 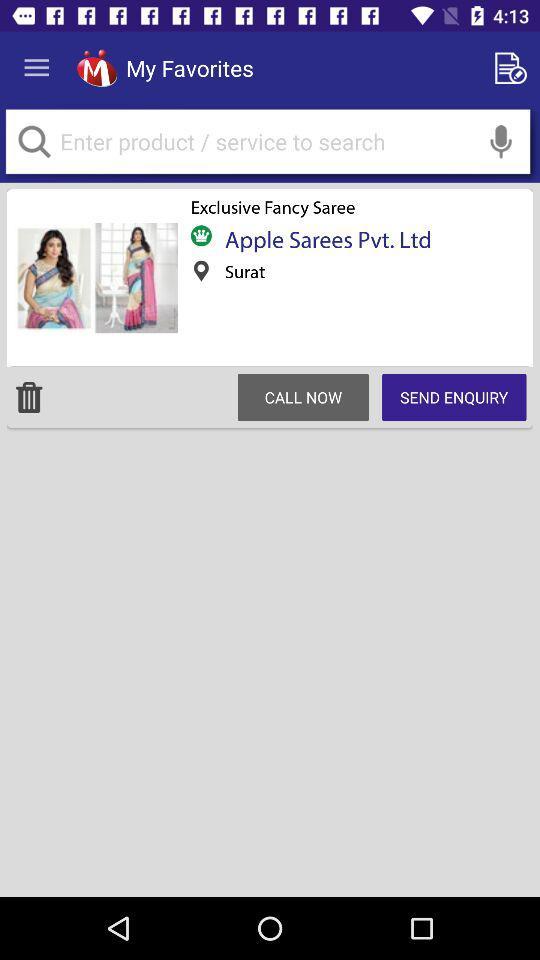 I want to click on the exclusive fancy saree below my favorites, so click(x=272, y=207).